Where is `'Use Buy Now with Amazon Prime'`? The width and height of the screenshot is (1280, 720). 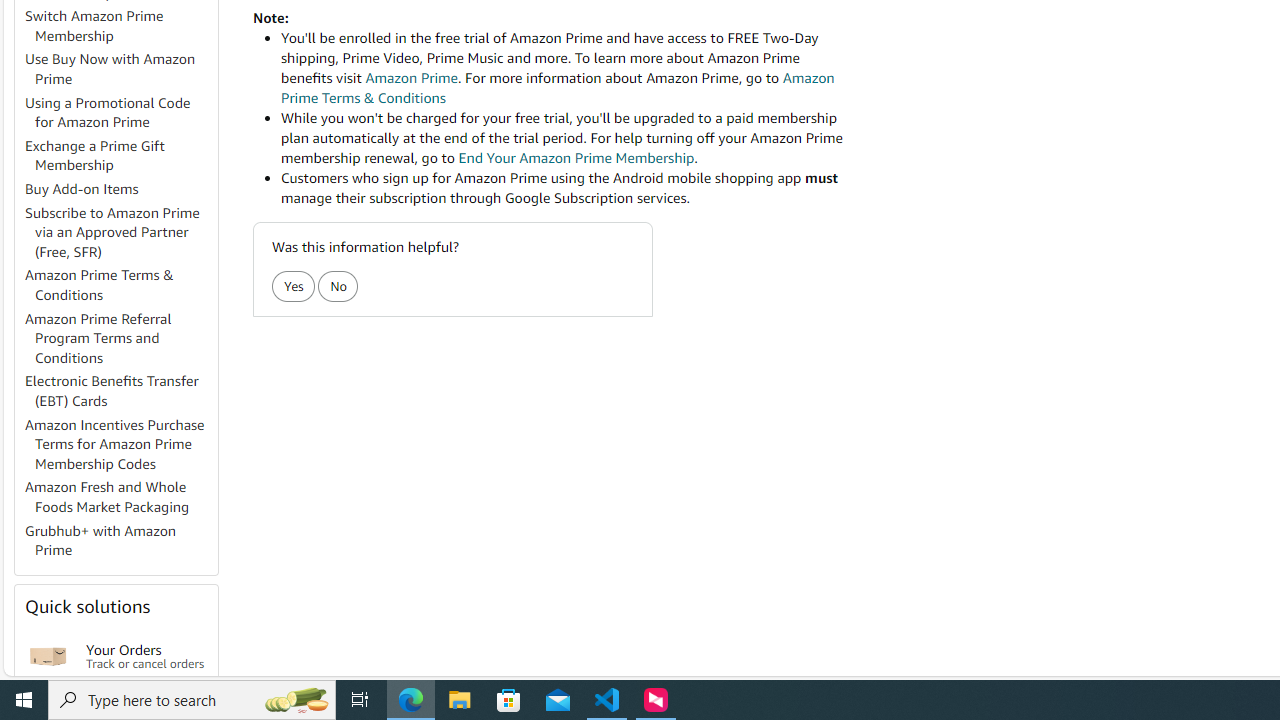 'Use Buy Now with Amazon Prime' is located at coordinates (109, 68).